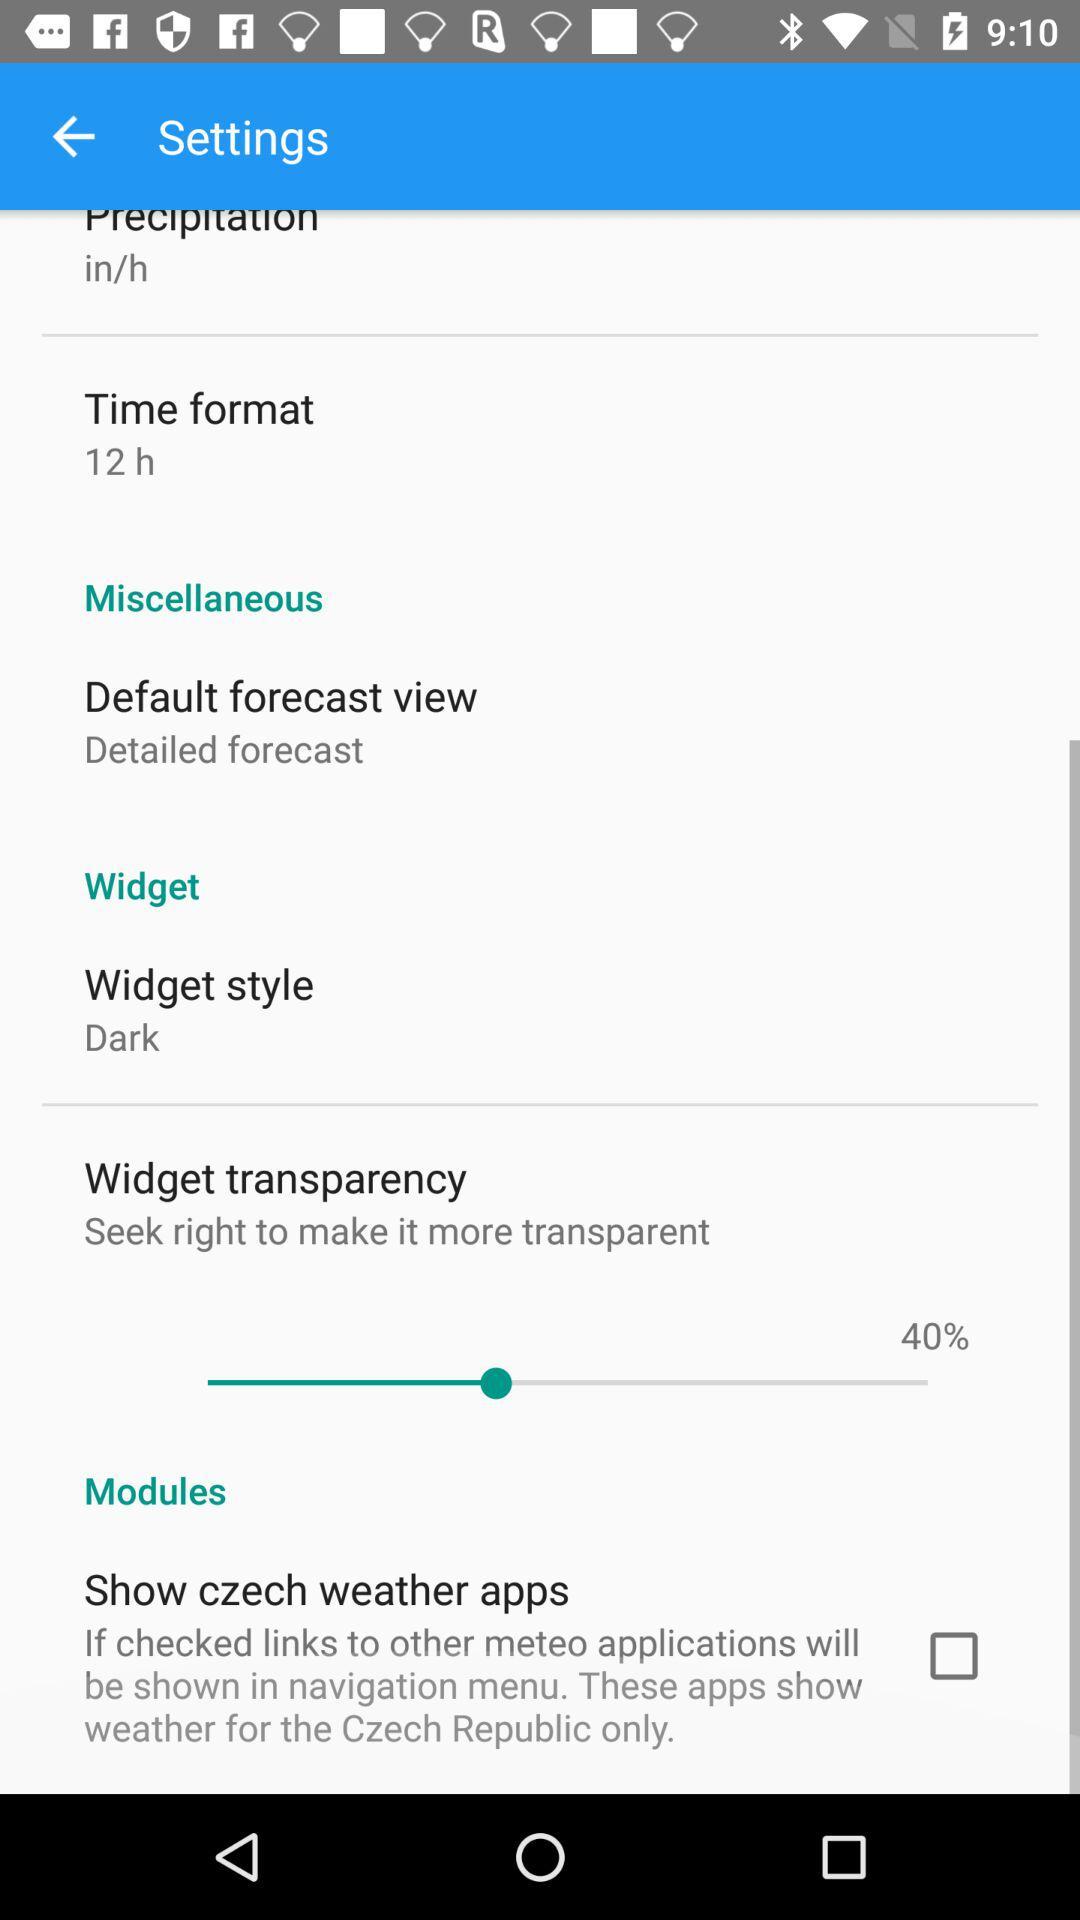  I want to click on the icon below dark item, so click(275, 1176).